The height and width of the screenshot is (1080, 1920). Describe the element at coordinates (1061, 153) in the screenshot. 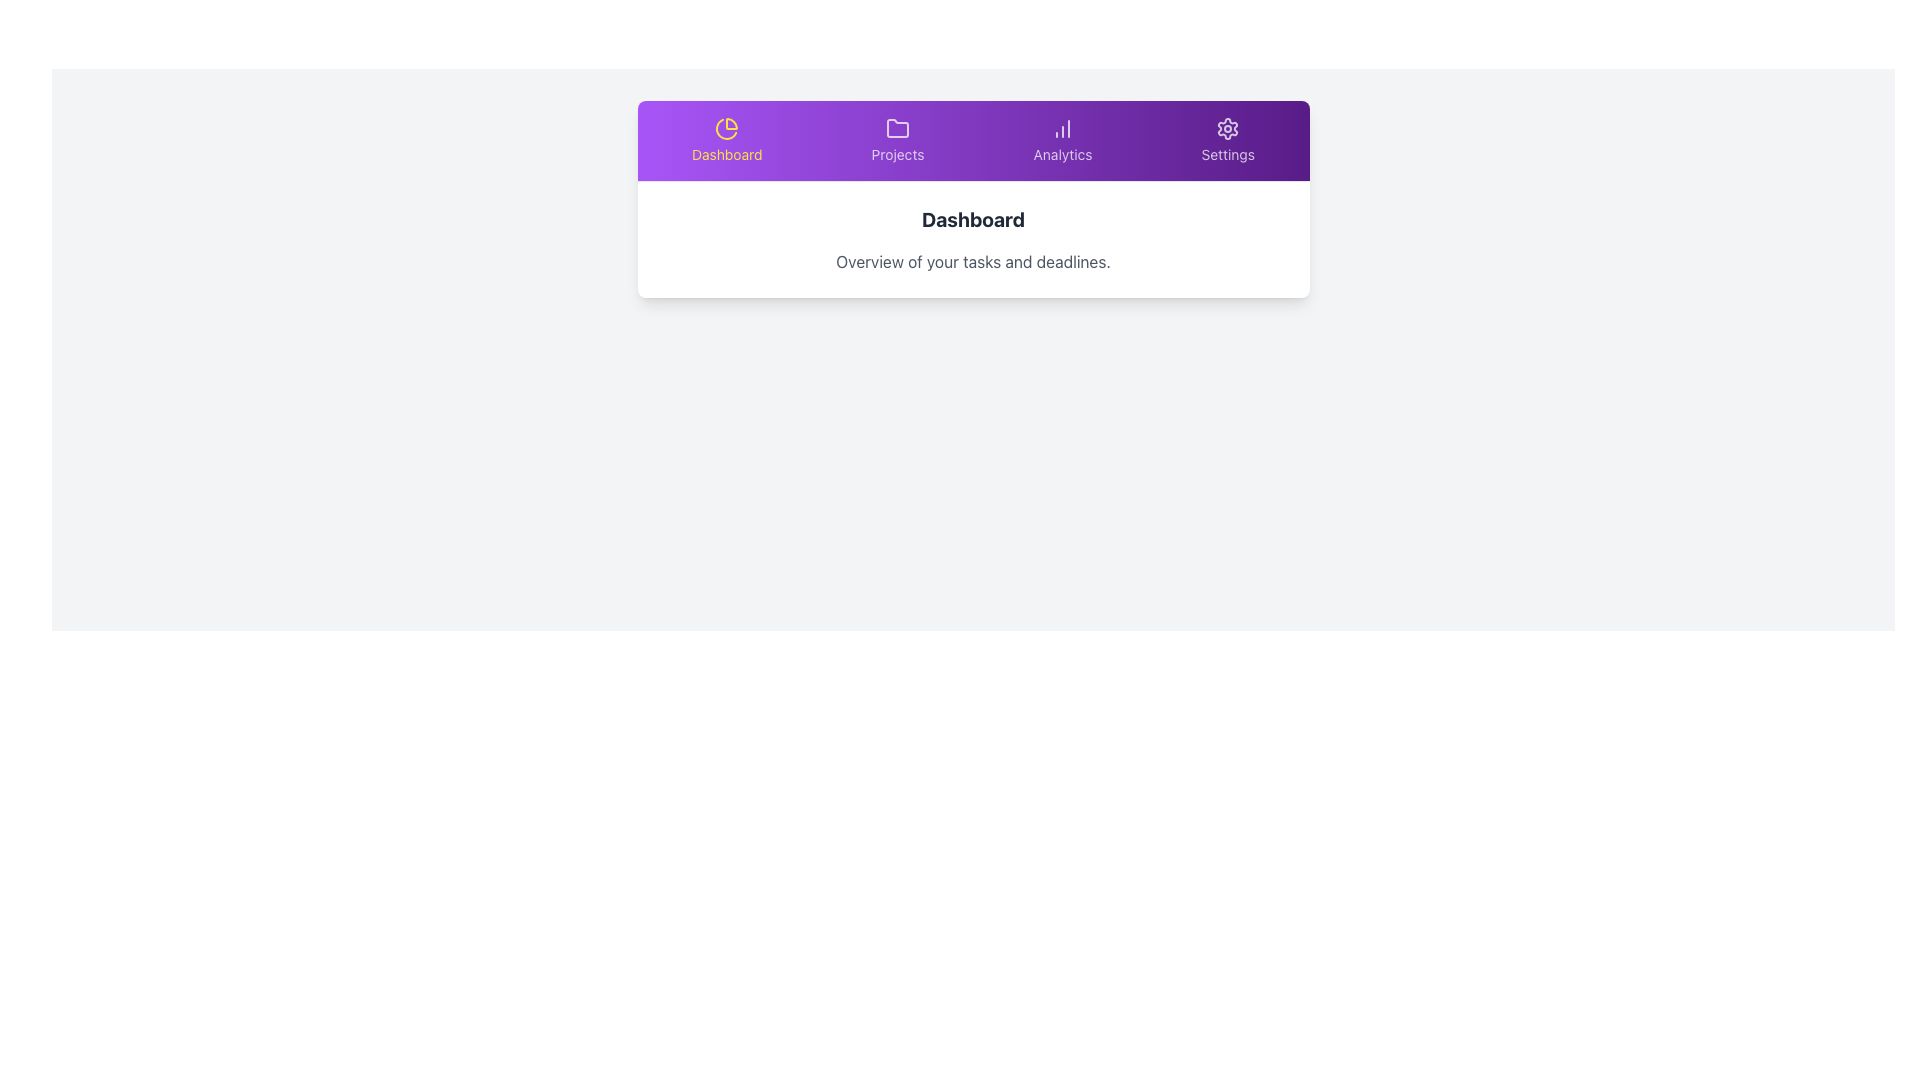

I see `the 'Analytics' text label in the top navigation bar, which guides users to the Analytics section of the interface` at that location.